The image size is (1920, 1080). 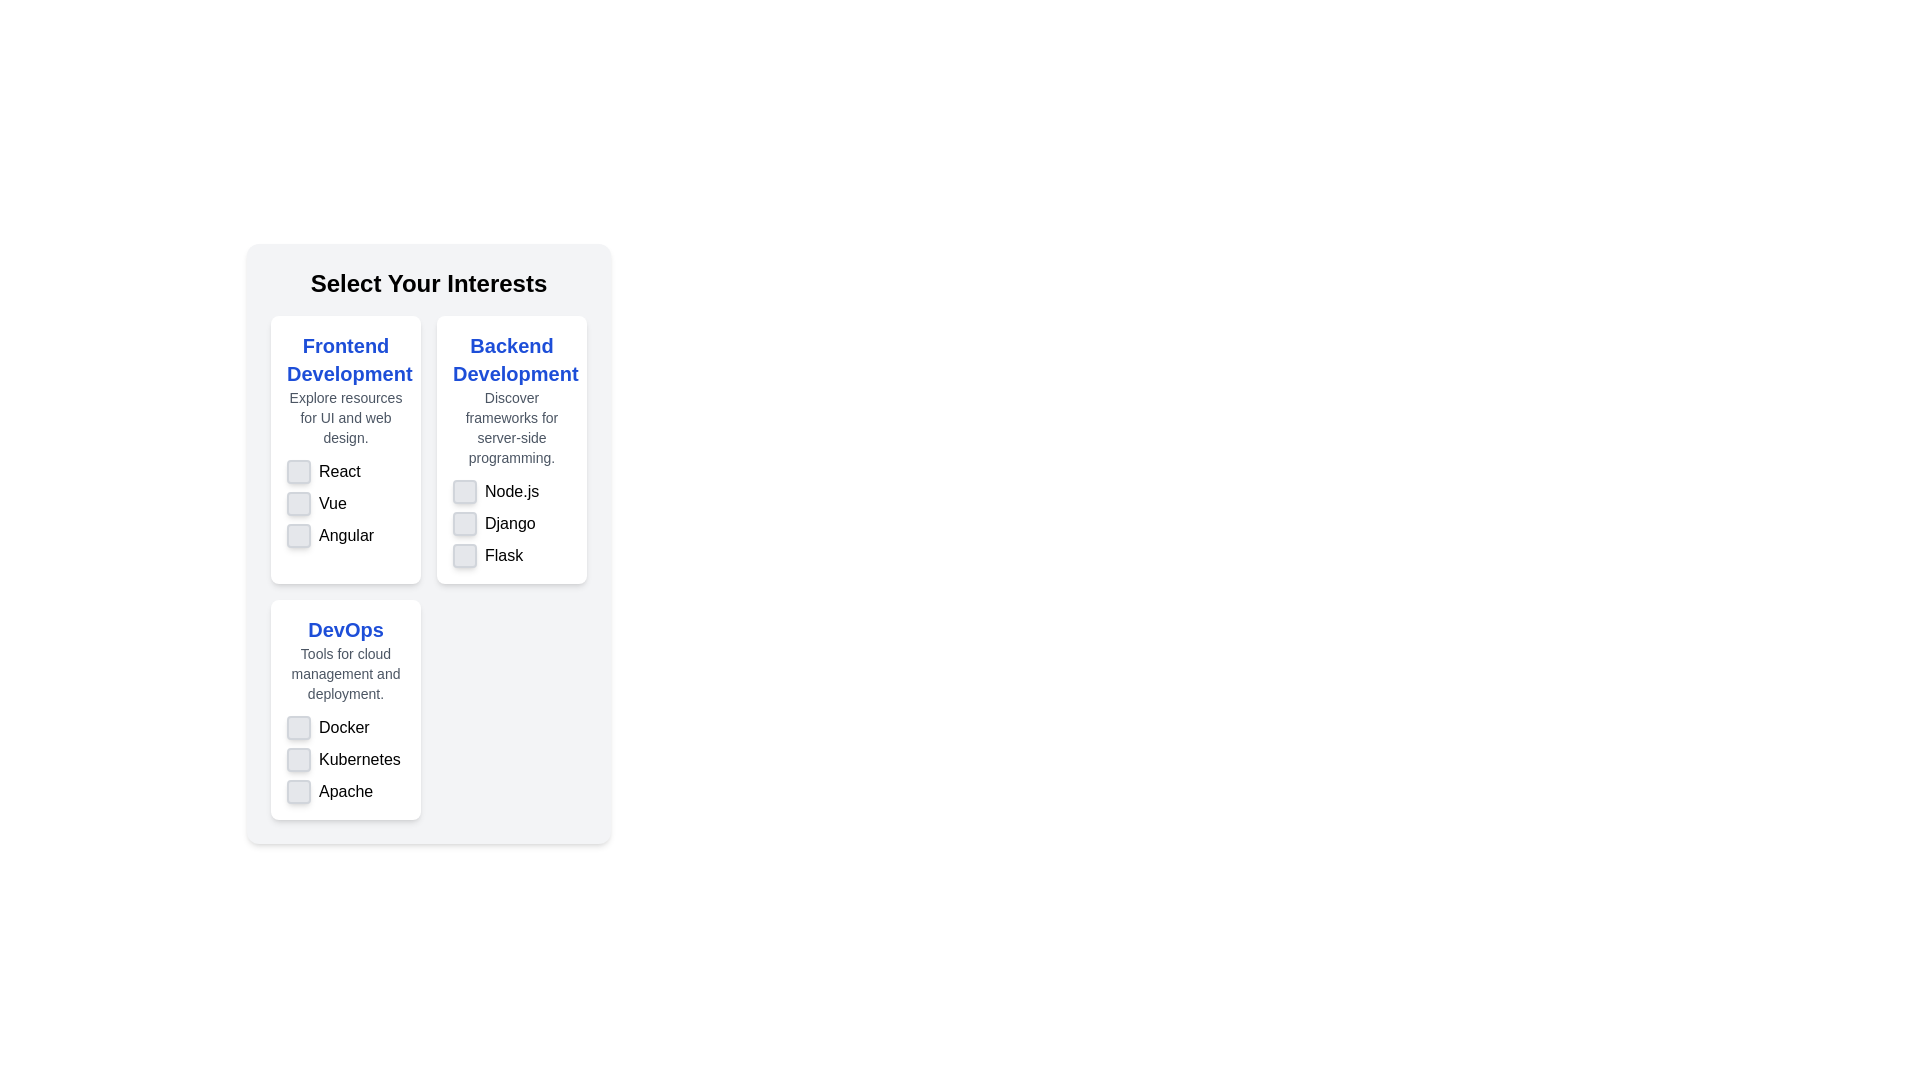 I want to click on the checkbox labeled 'Kubernetes', so click(x=345, y=759).